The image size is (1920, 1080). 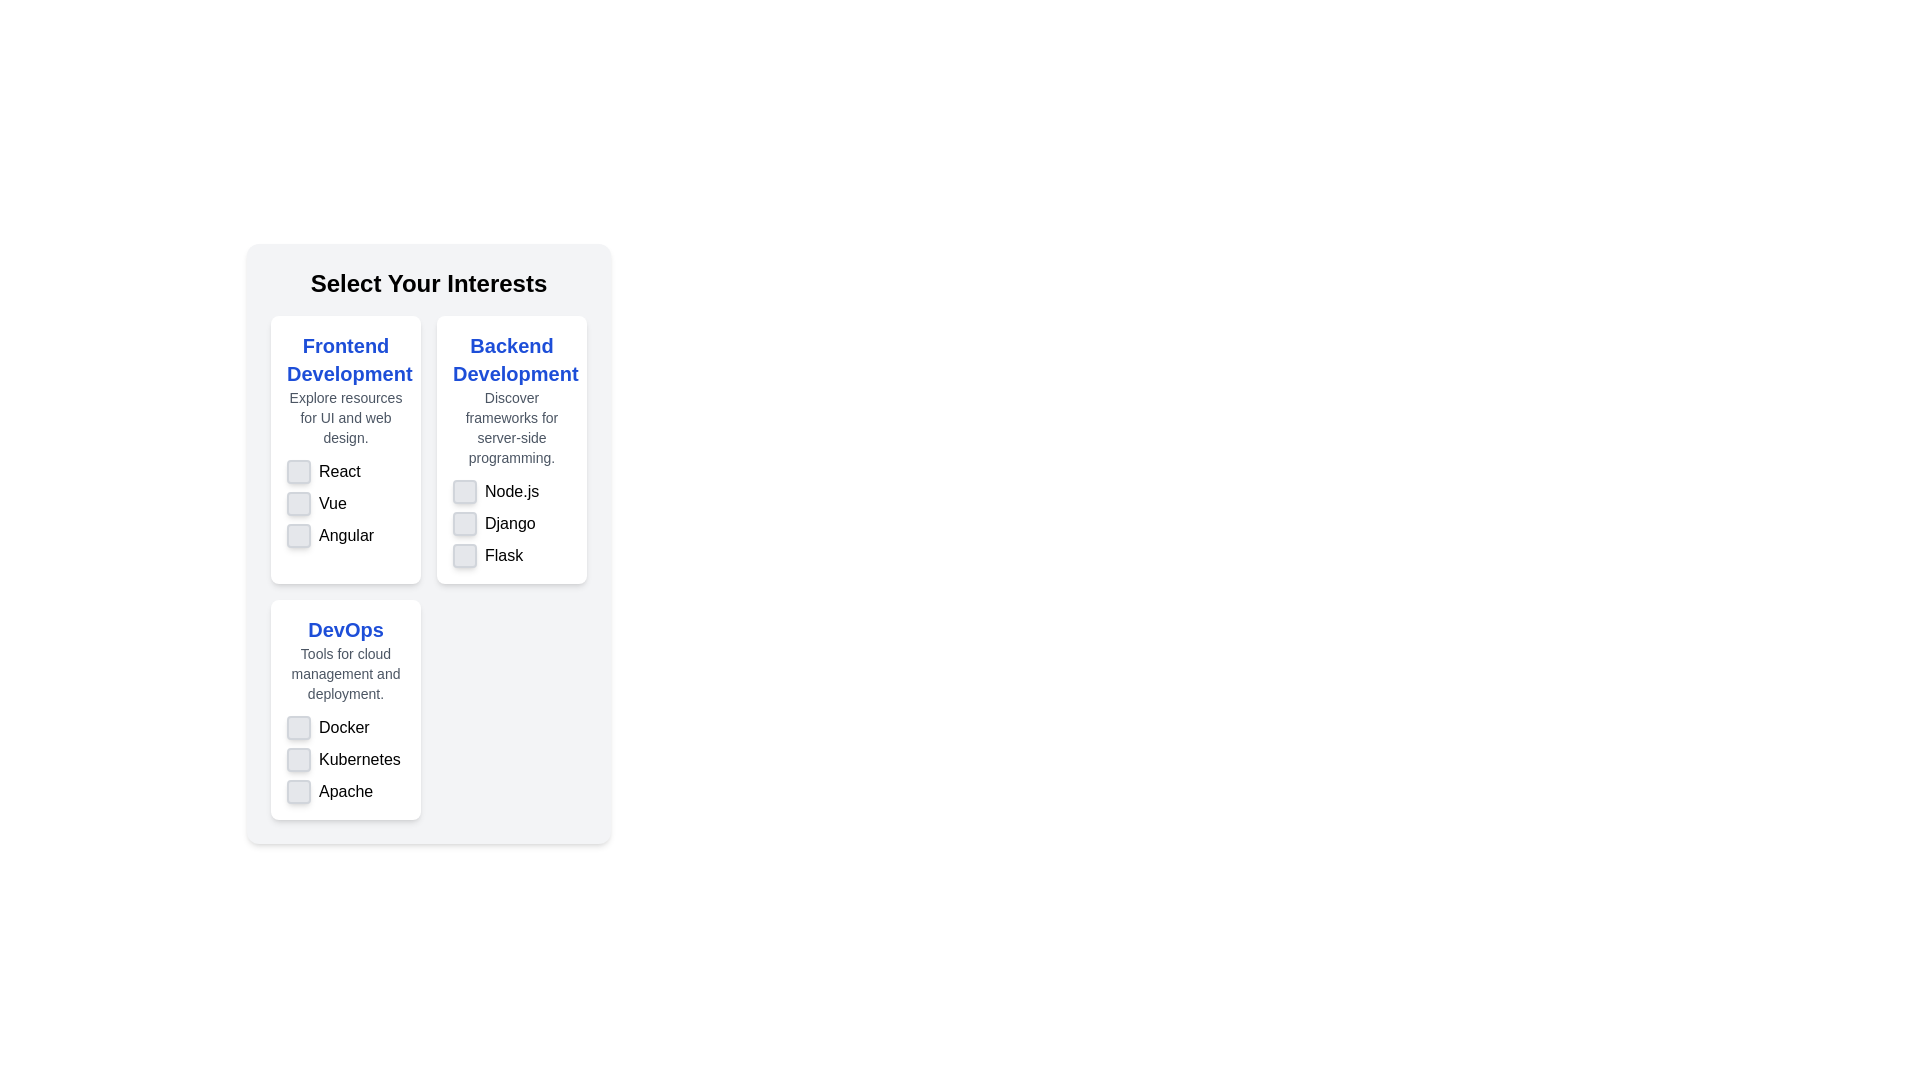 I want to click on the checkbox labeled 'Kubernetes', so click(x=345, y=759).